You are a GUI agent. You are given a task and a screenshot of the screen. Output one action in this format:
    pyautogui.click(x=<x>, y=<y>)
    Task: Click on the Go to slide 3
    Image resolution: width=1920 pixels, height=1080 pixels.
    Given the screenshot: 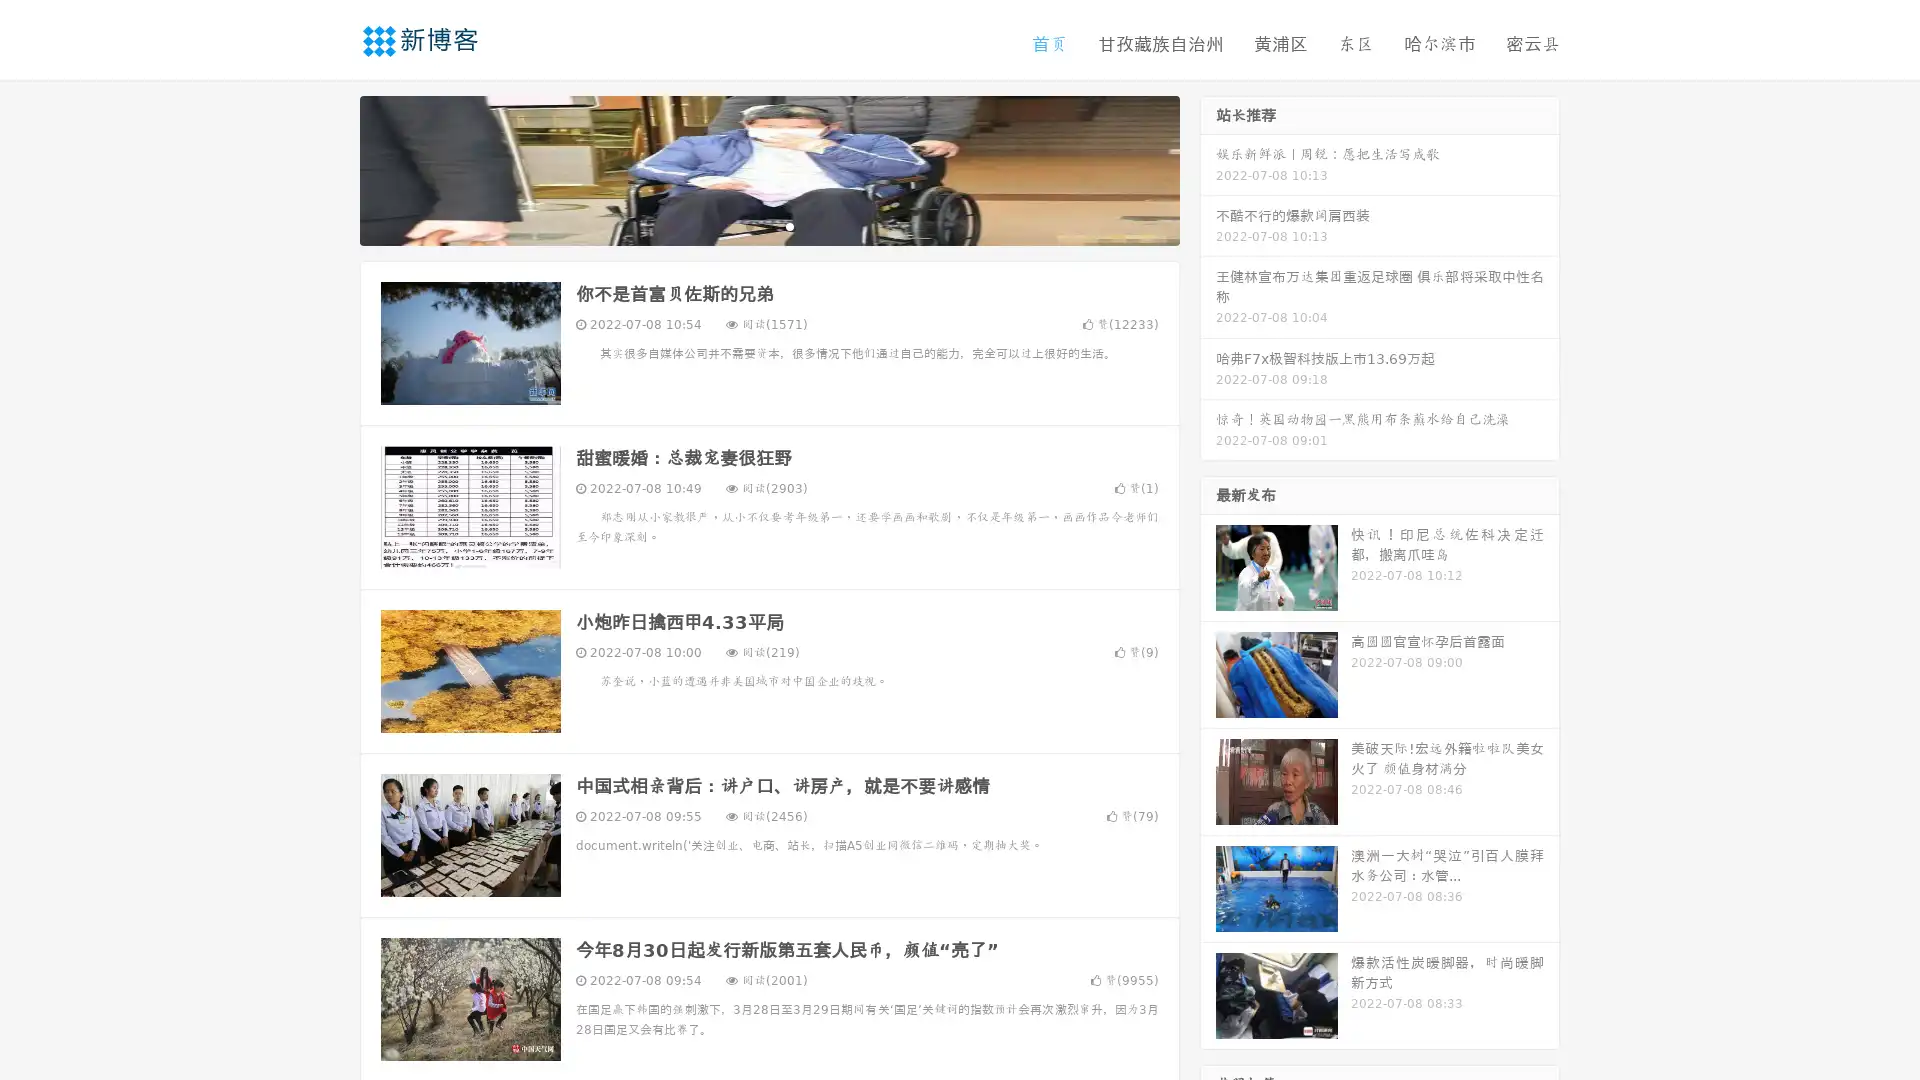 What is the action you would take?
    pyautogui.click(x=789, y=225)
    